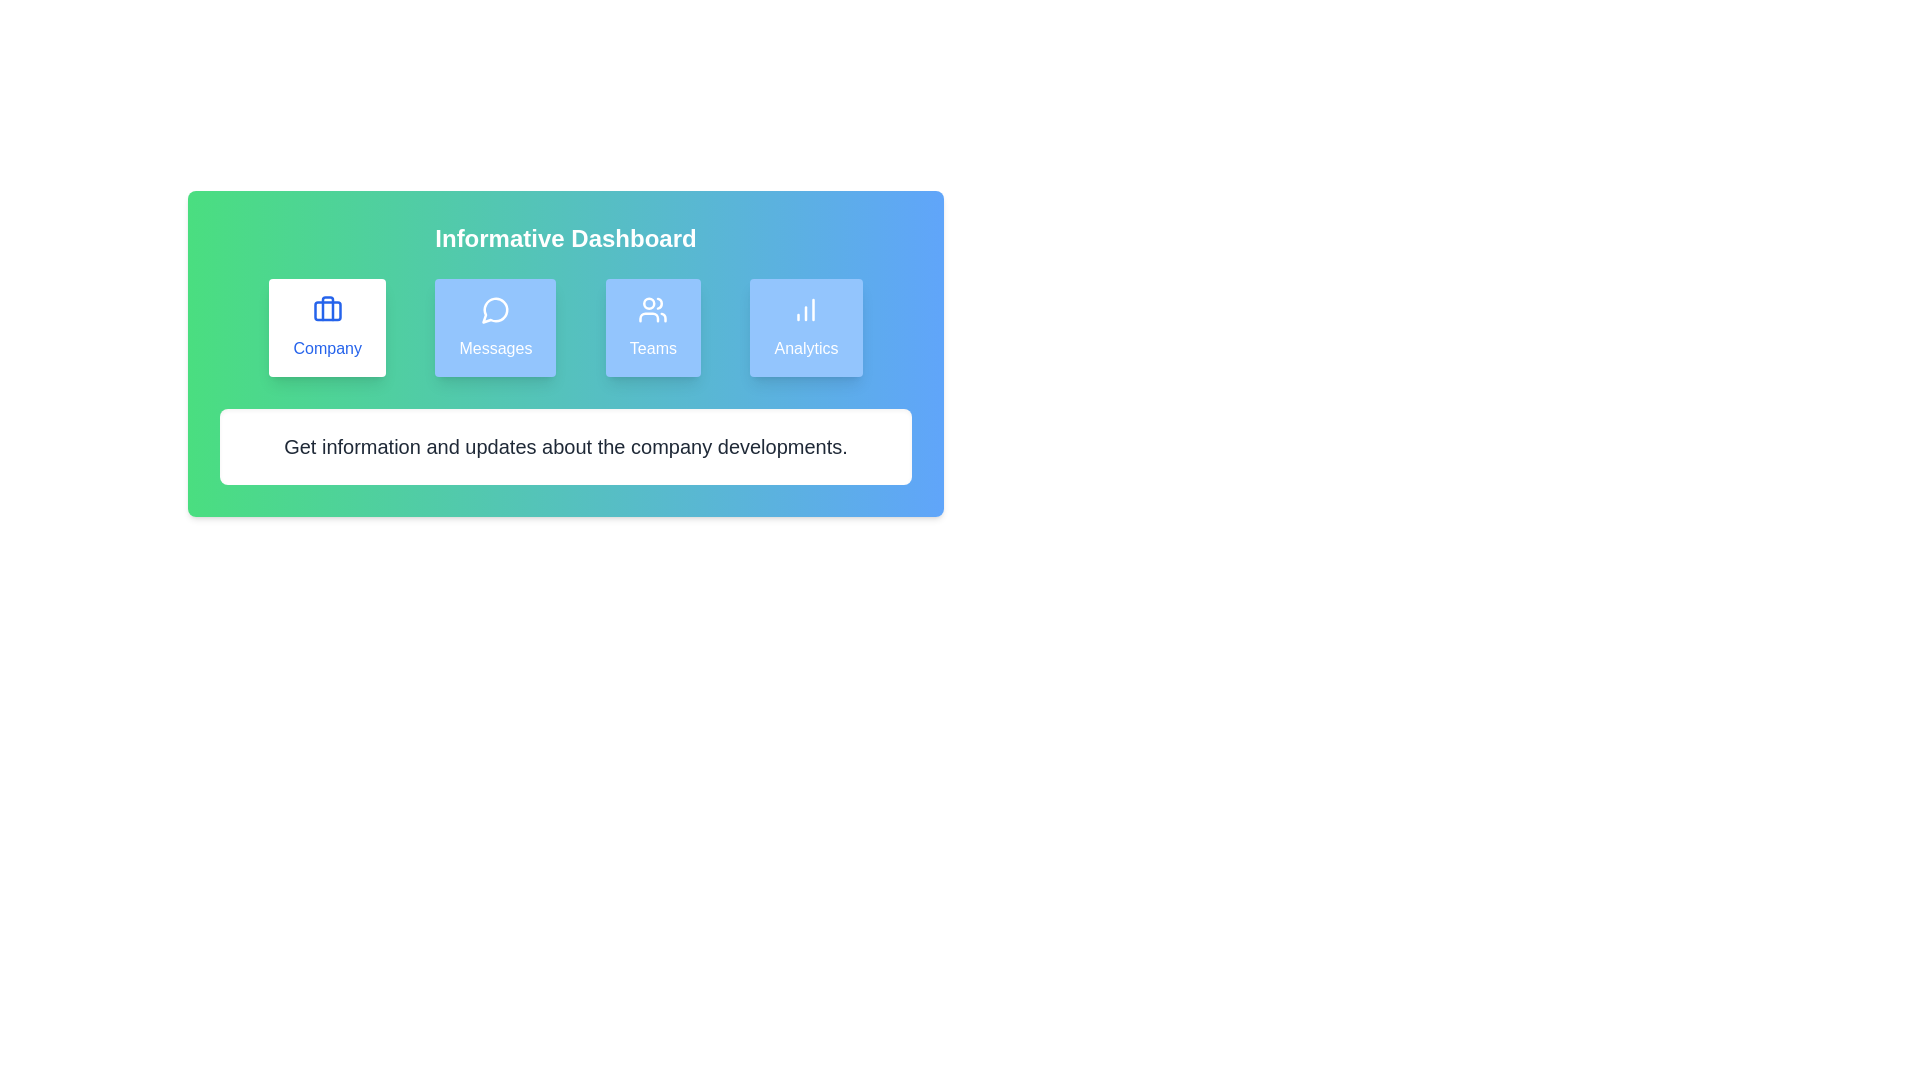 This screenshot has height=1080, width=1920. Describe the element at coordinates (649, 316) in the screenshot. I see `the bottom segment of the 'Users' icon in the third card from the left in the top row of the dashboard interface` at that location.